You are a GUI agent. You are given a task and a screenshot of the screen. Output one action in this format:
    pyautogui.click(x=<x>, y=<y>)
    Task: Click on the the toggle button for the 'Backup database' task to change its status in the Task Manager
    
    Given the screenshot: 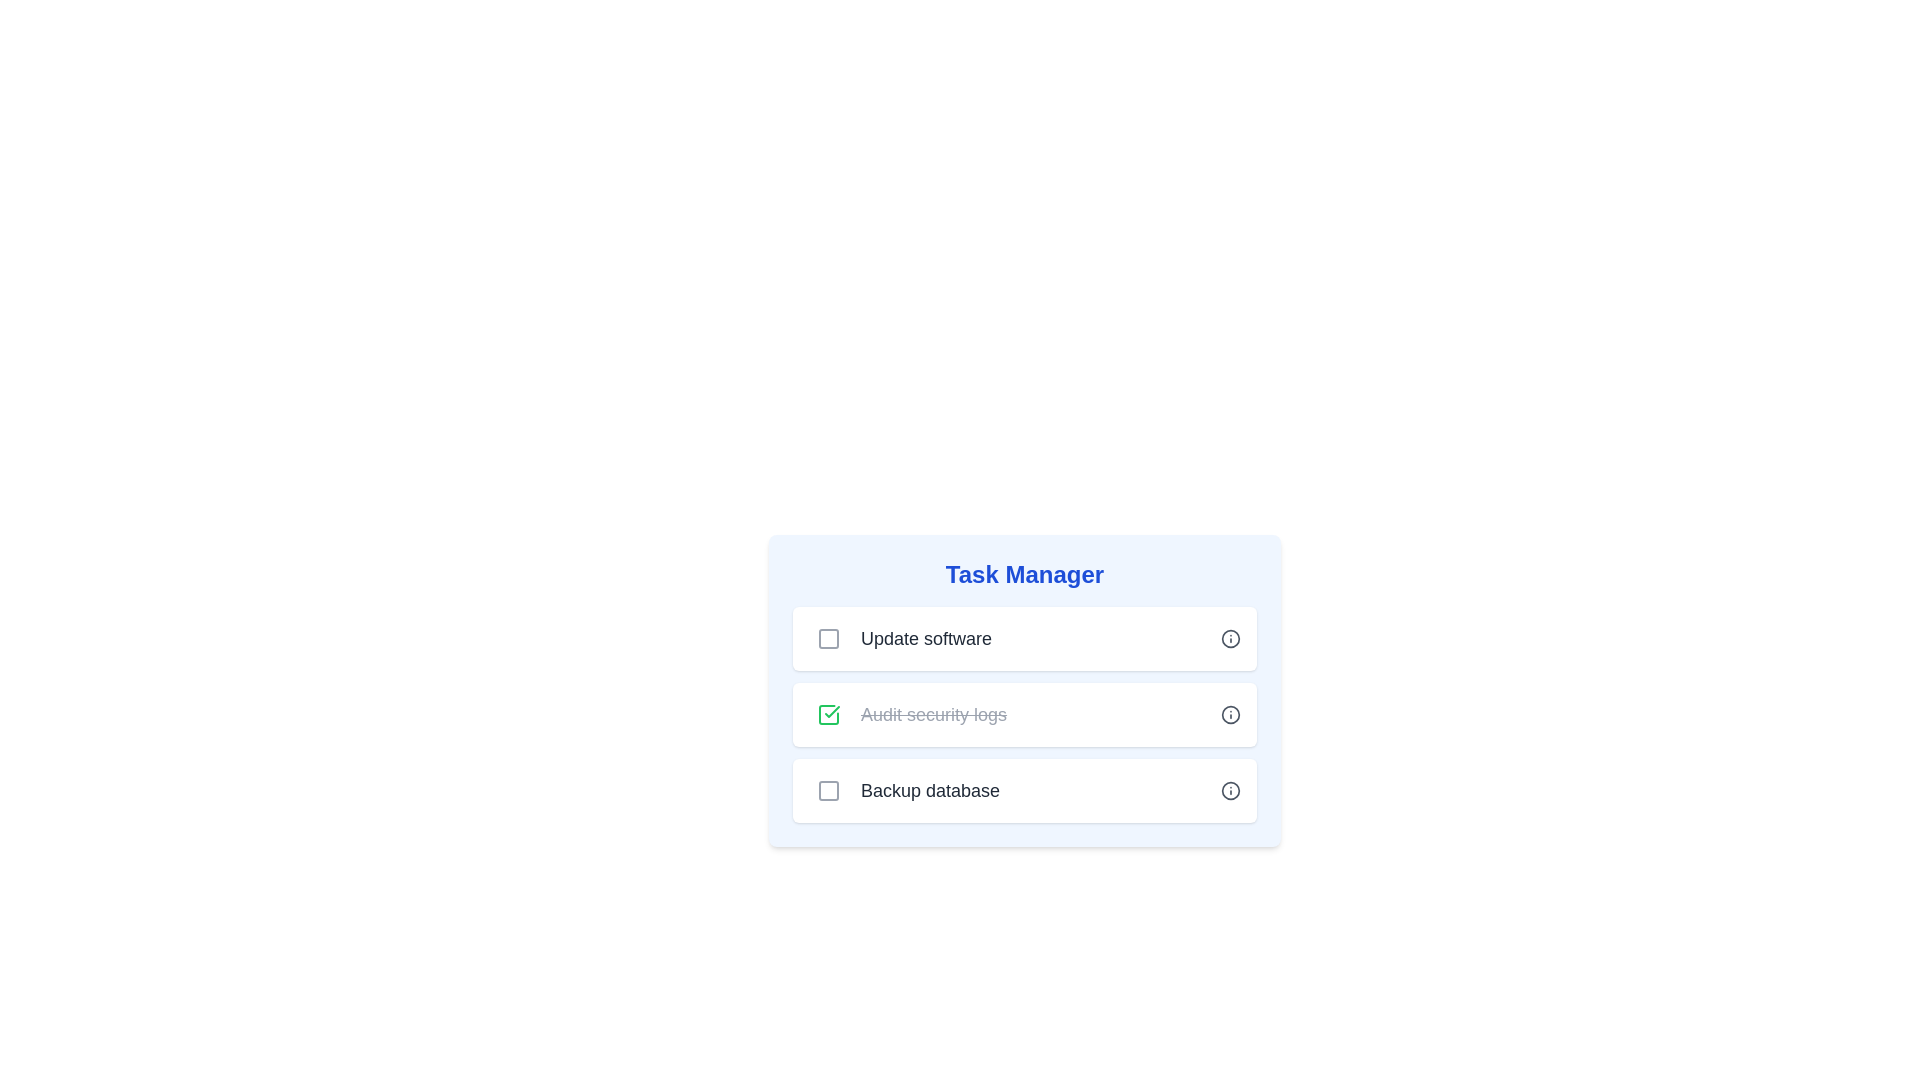 What is the action you would take?
    pyautogui.click(x=829, y=789)
    